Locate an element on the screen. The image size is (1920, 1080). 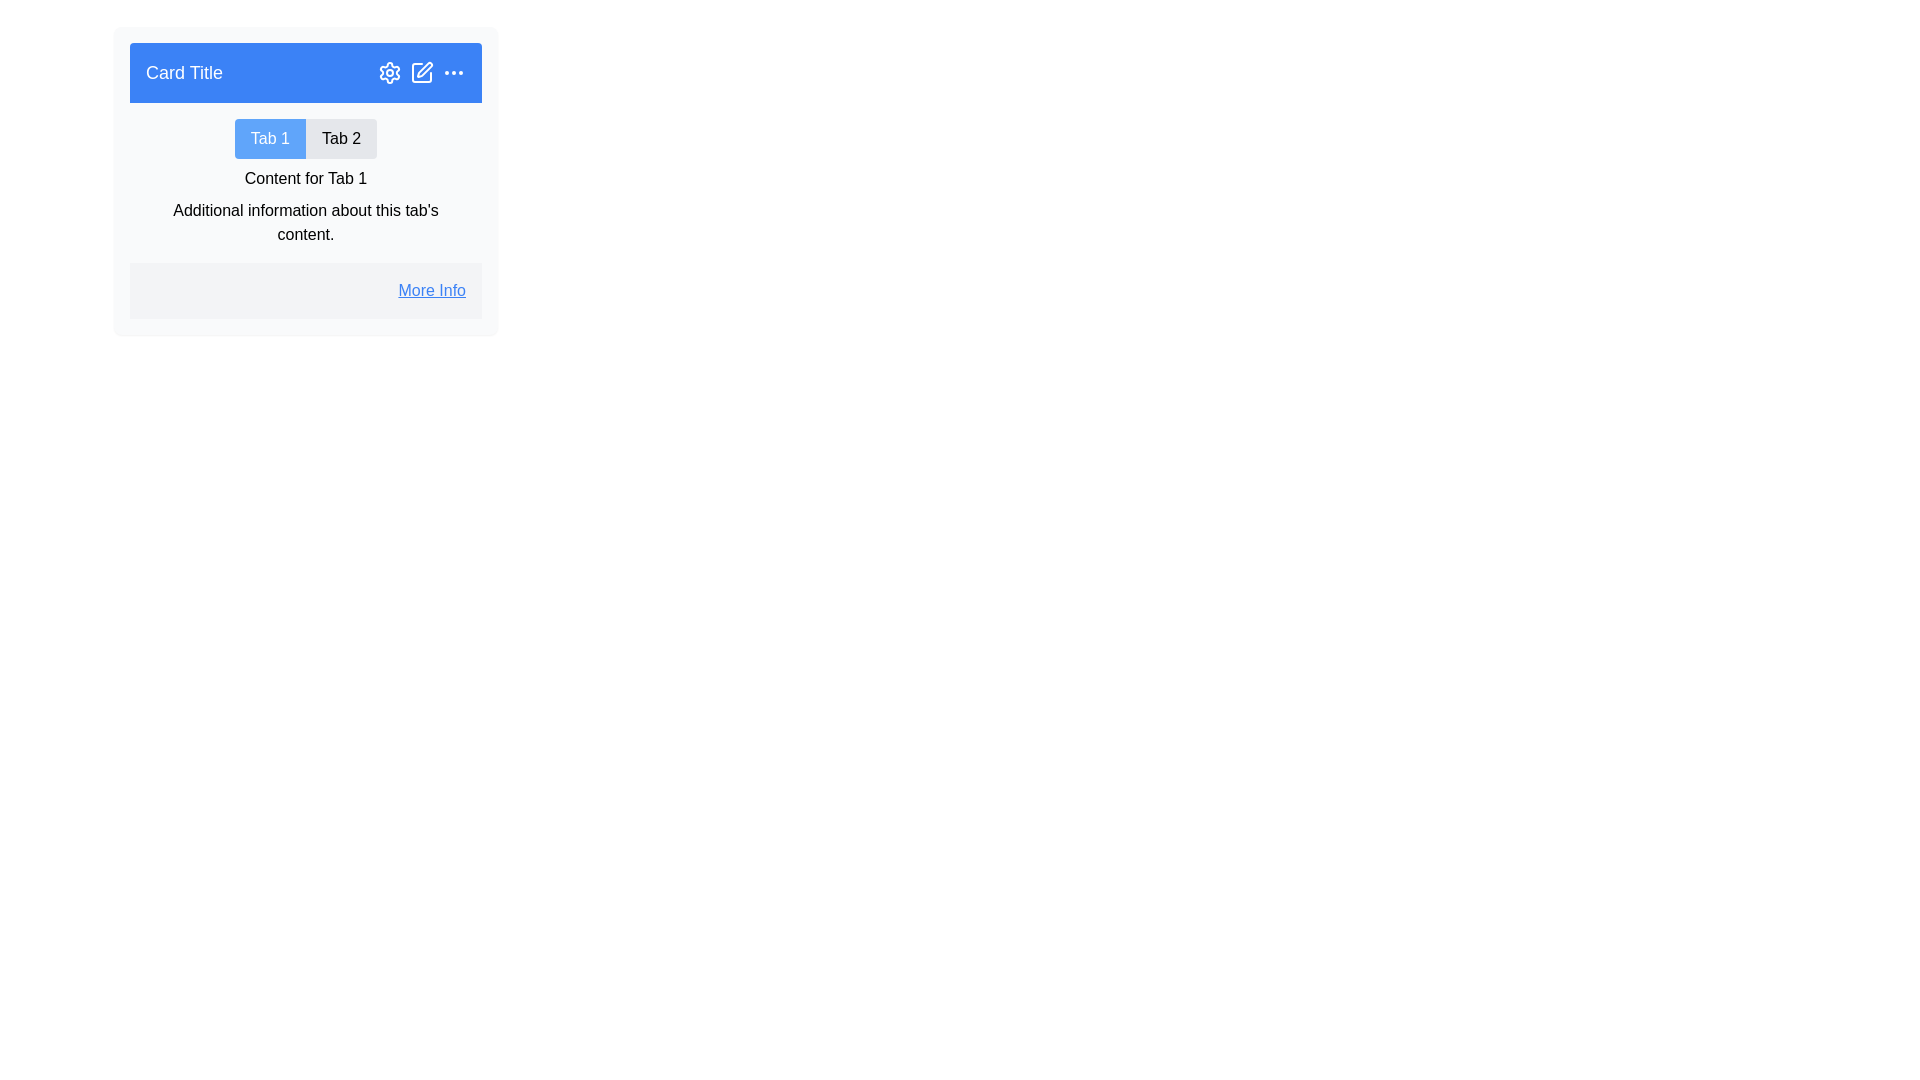
the editing icon located in the top-right corner of the card header labeled 'Card Title' is located at coordinates (421, 72).